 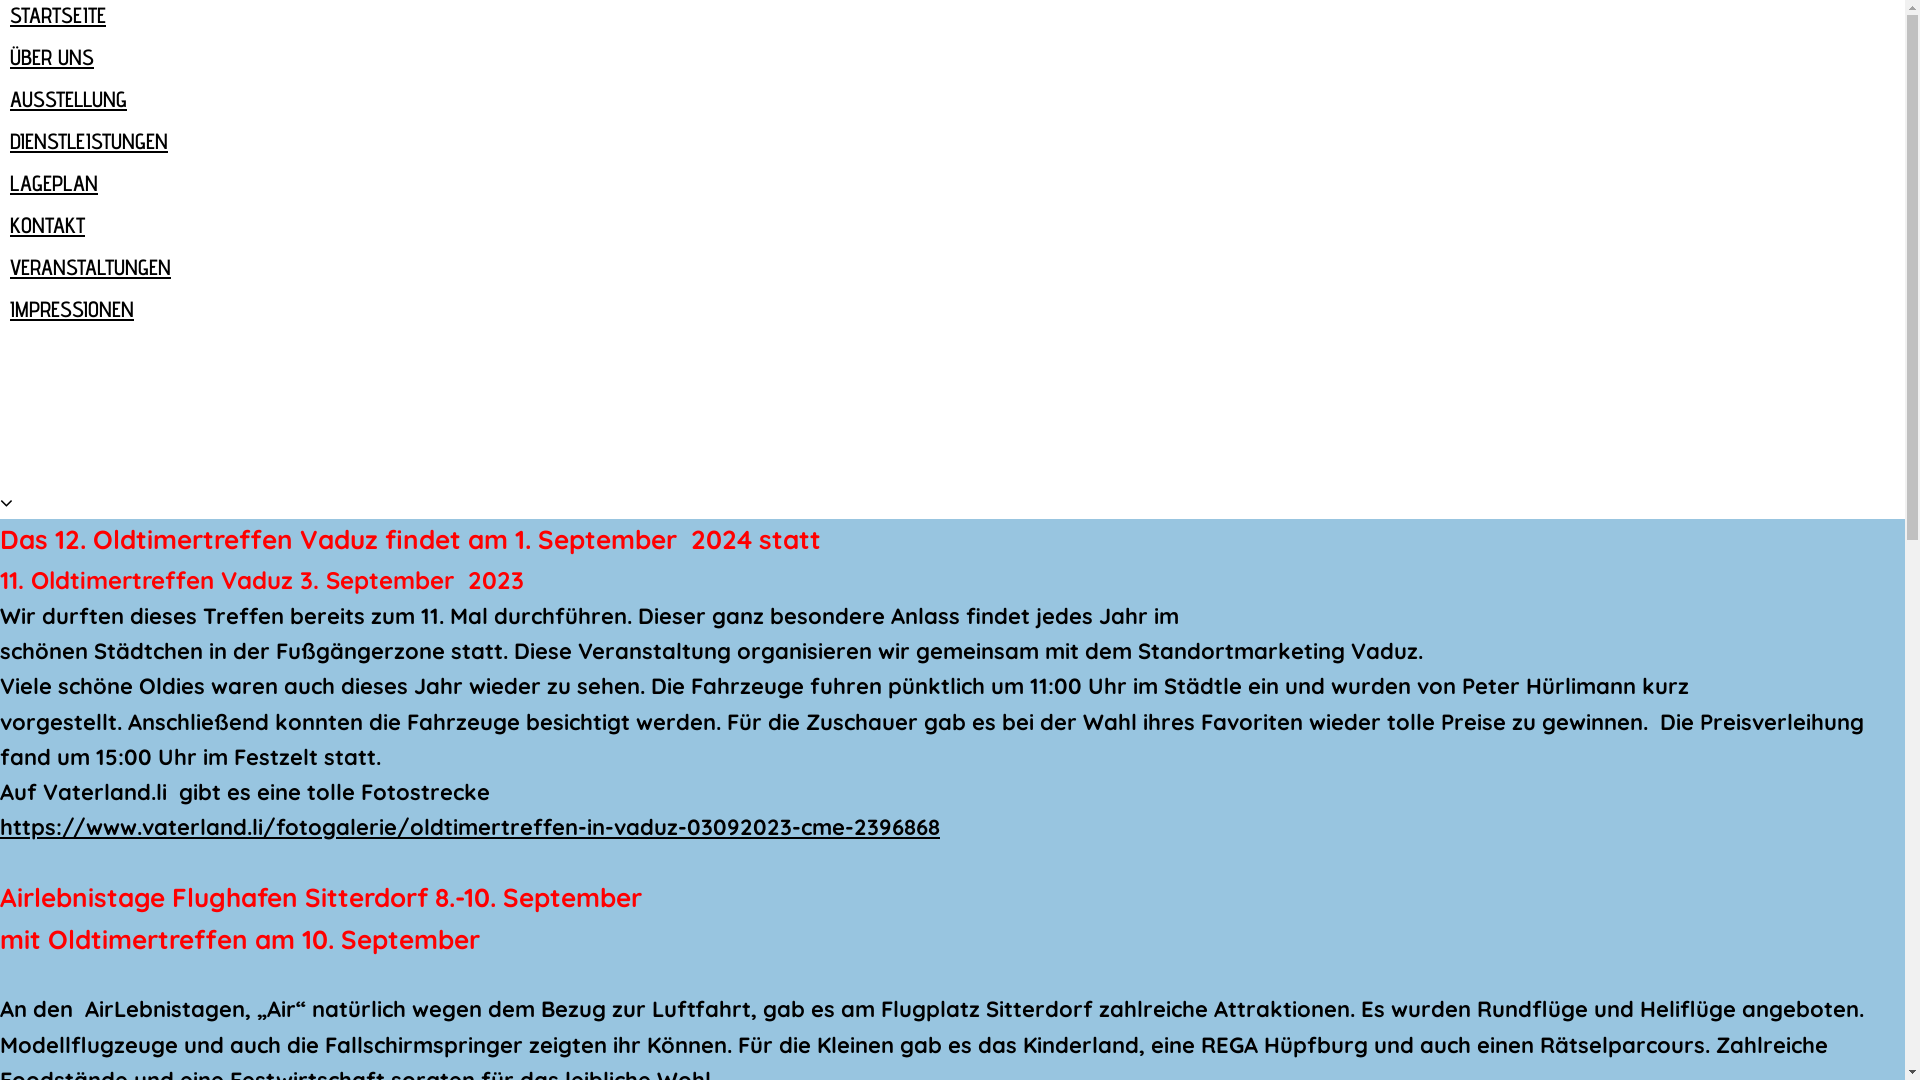 I want to click on 'AUSSTELLUNG', so click(x=68, y=99).